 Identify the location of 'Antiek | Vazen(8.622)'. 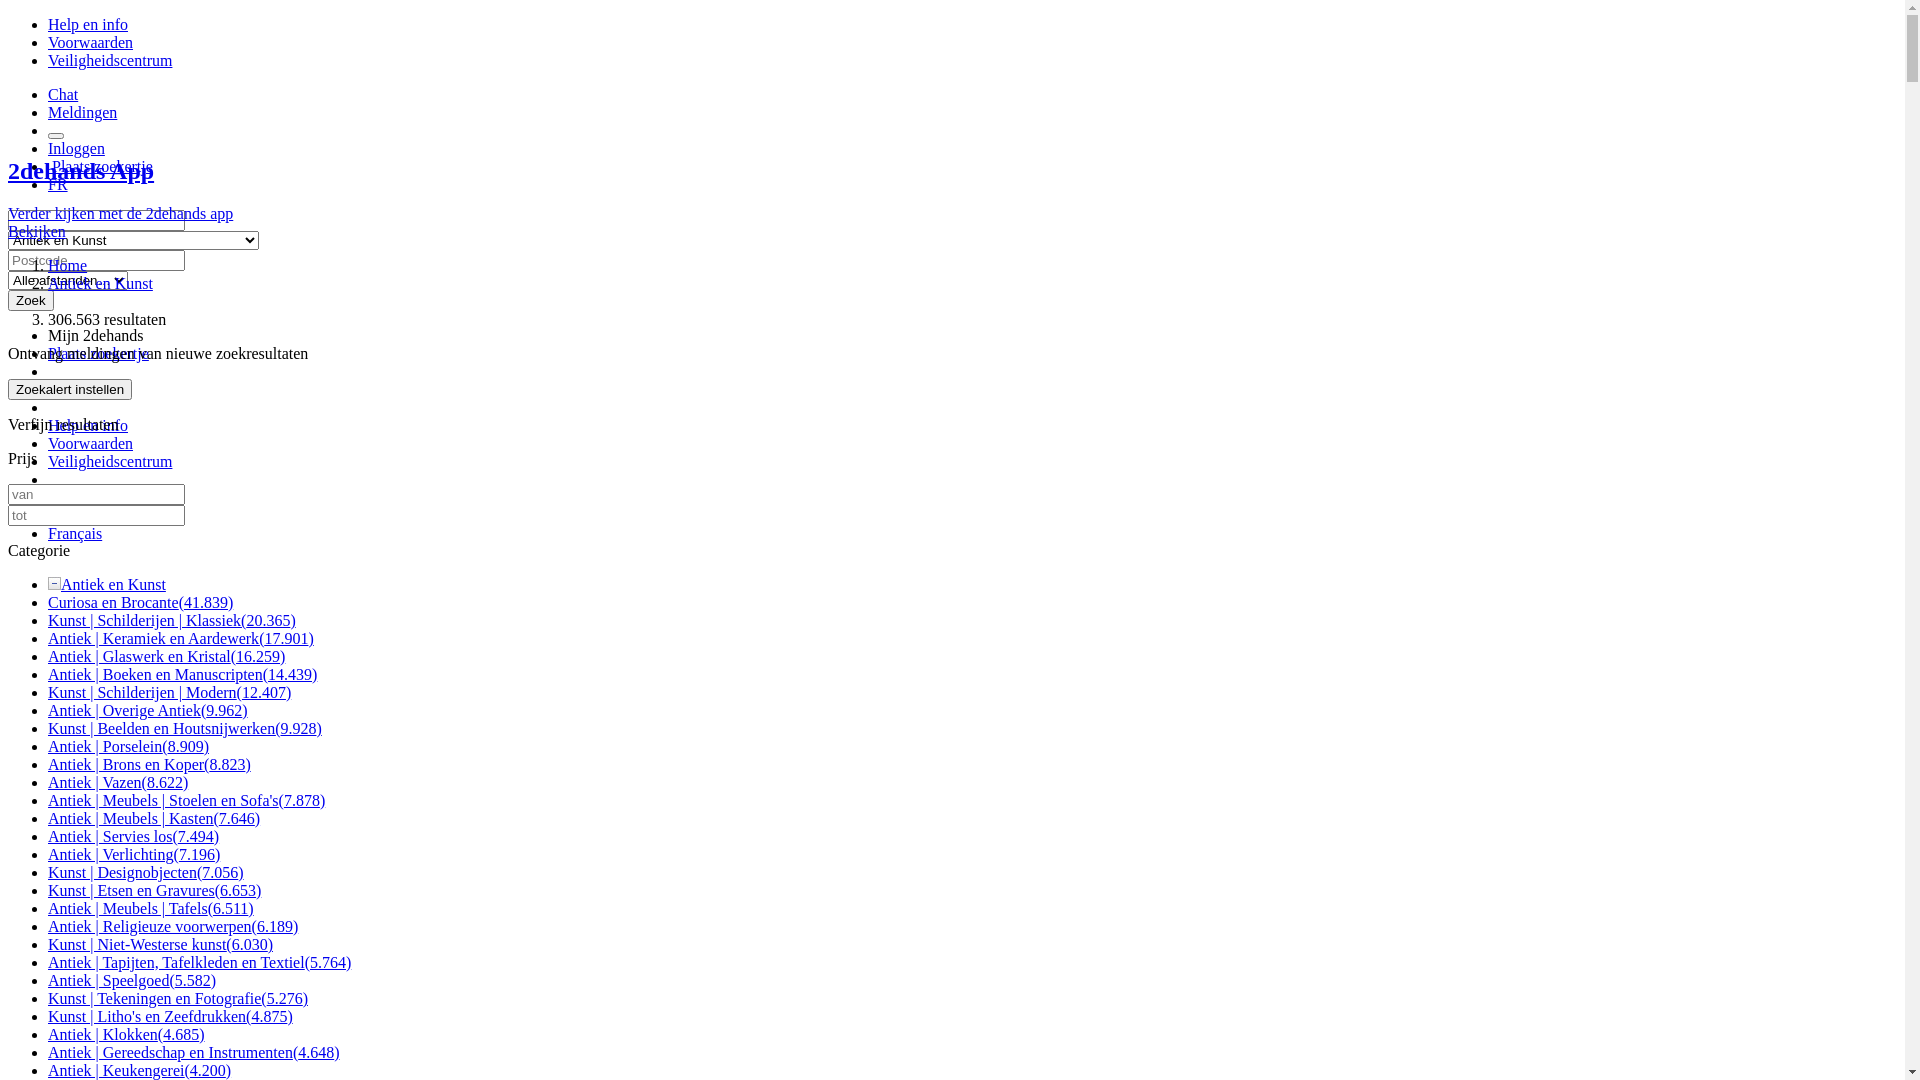
(117, 781).